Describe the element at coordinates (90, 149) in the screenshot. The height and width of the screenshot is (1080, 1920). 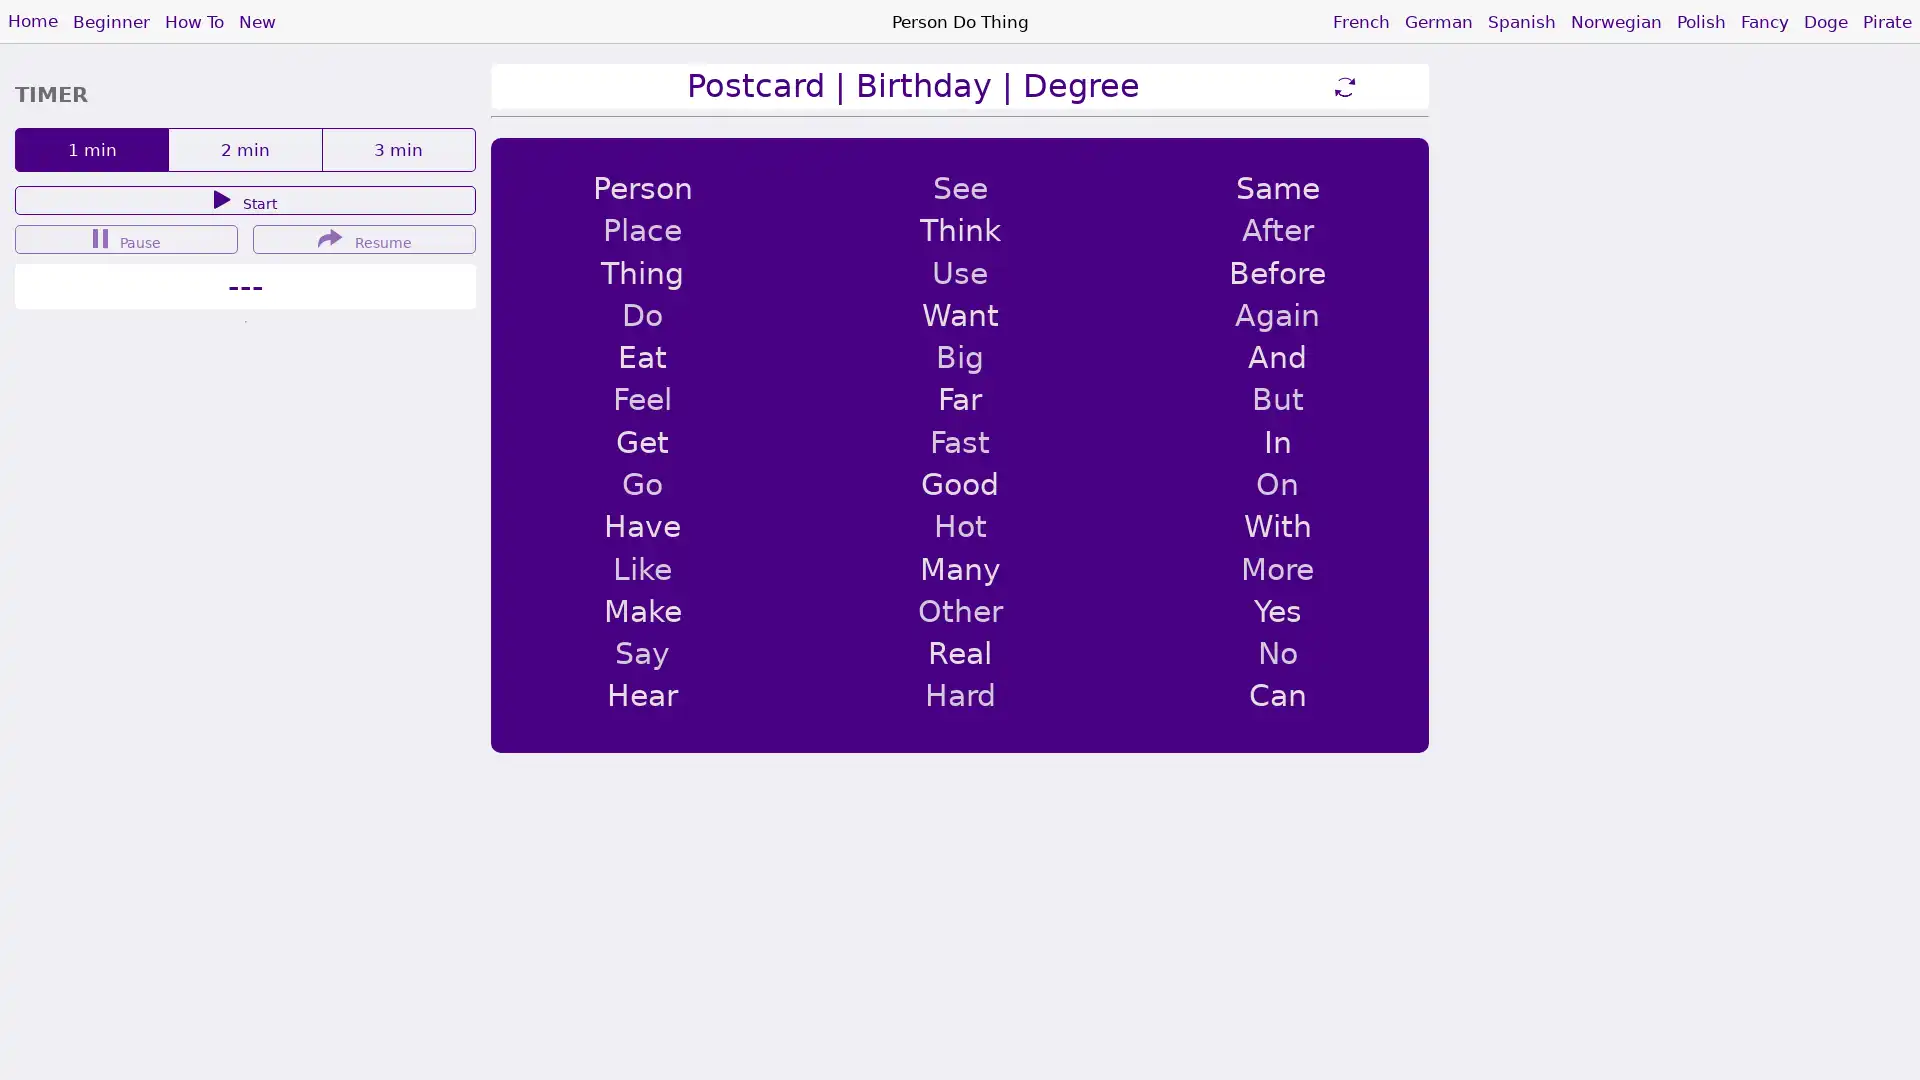
I see `1 min` at that location.